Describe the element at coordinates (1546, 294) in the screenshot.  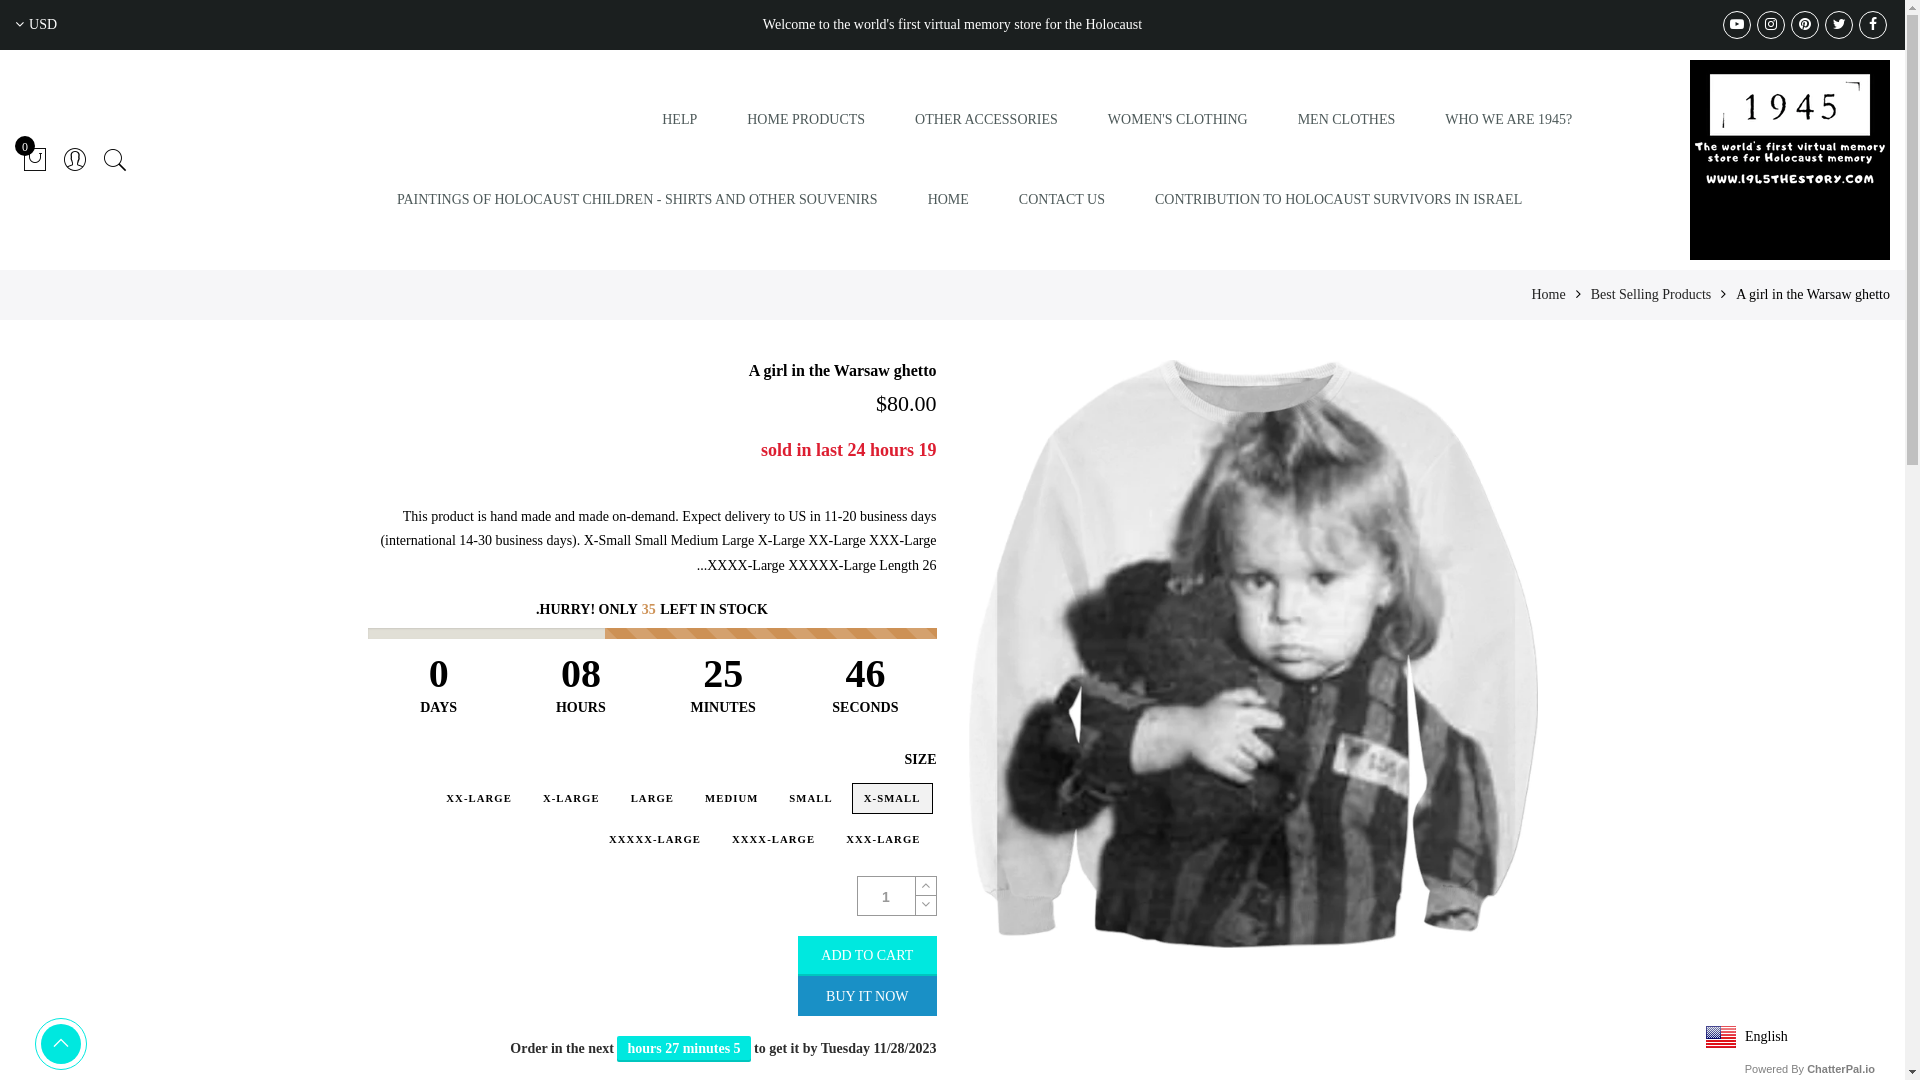
I see `'Home'` at that location.